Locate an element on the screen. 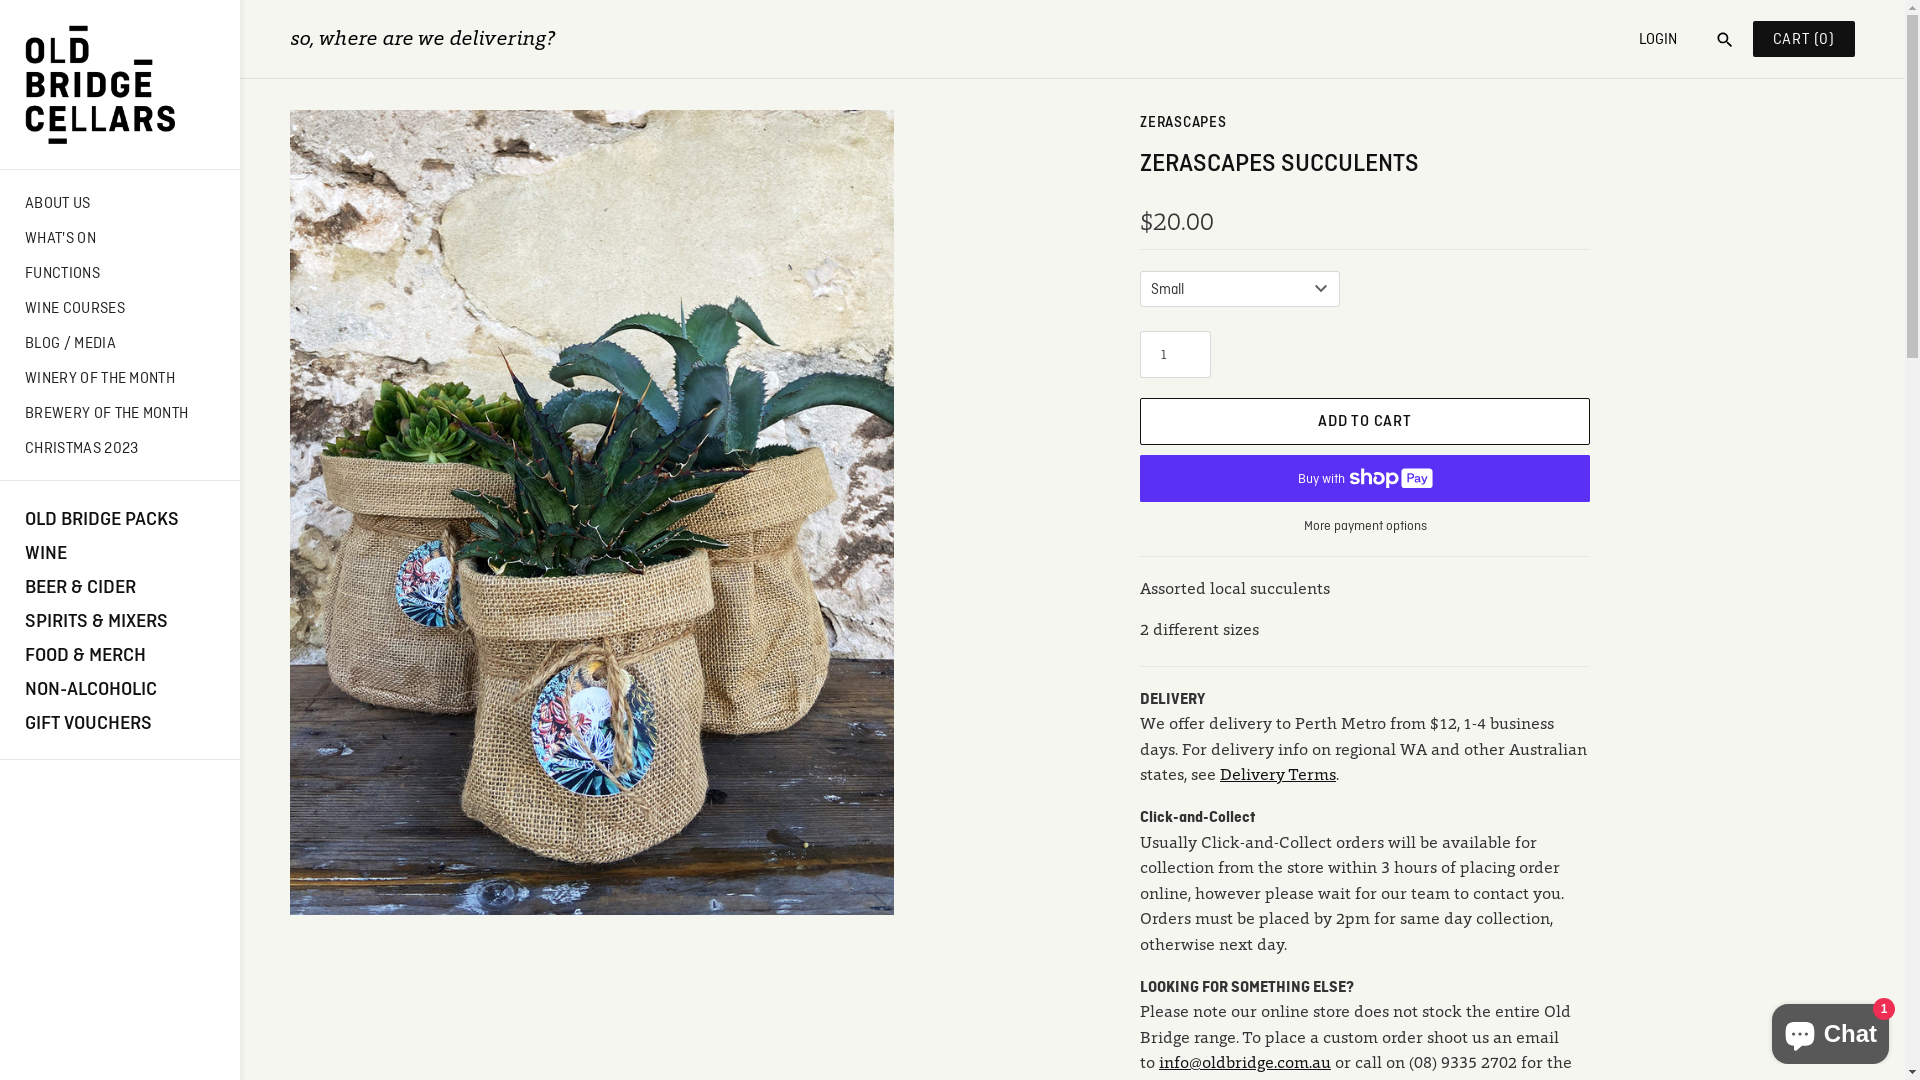  'NON-ALCOHOLIC' is located at coordinates (119, 686).